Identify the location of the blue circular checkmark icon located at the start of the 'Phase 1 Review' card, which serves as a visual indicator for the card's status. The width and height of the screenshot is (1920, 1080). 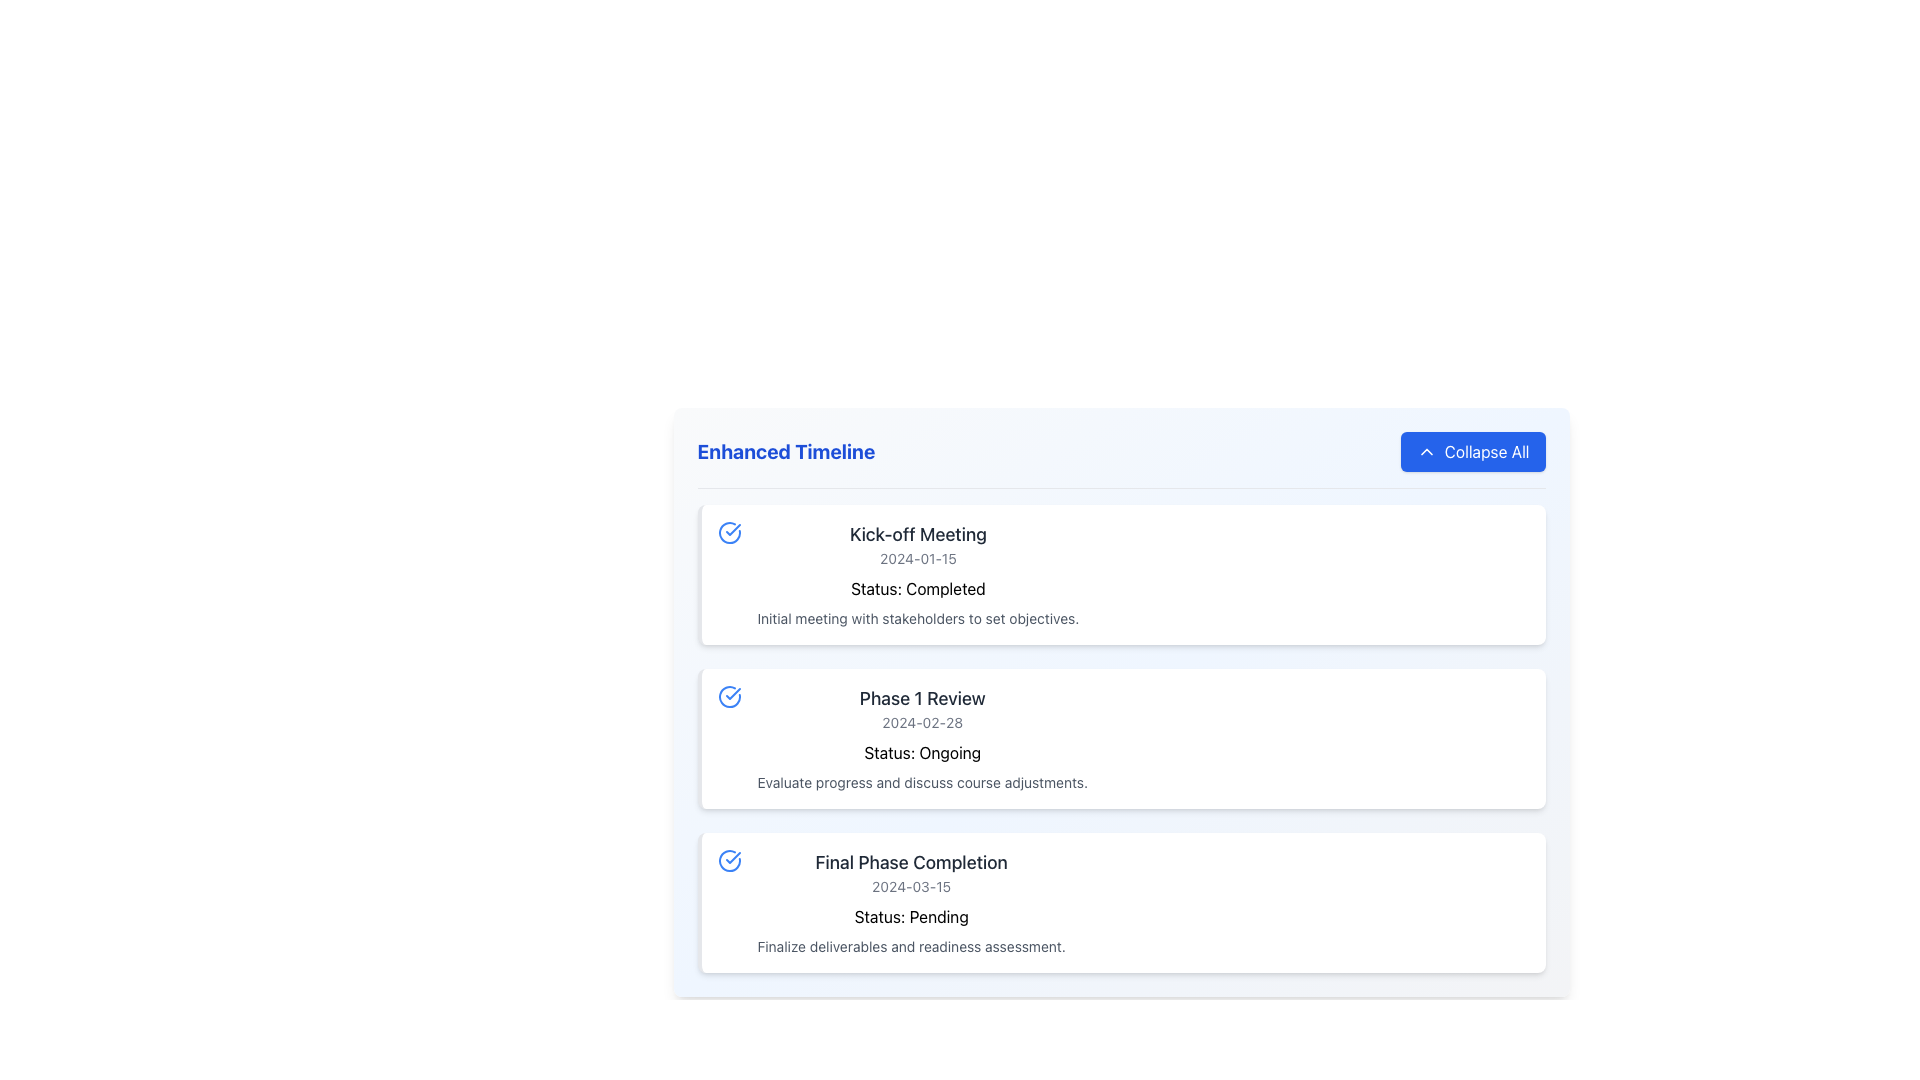
(728, 696).